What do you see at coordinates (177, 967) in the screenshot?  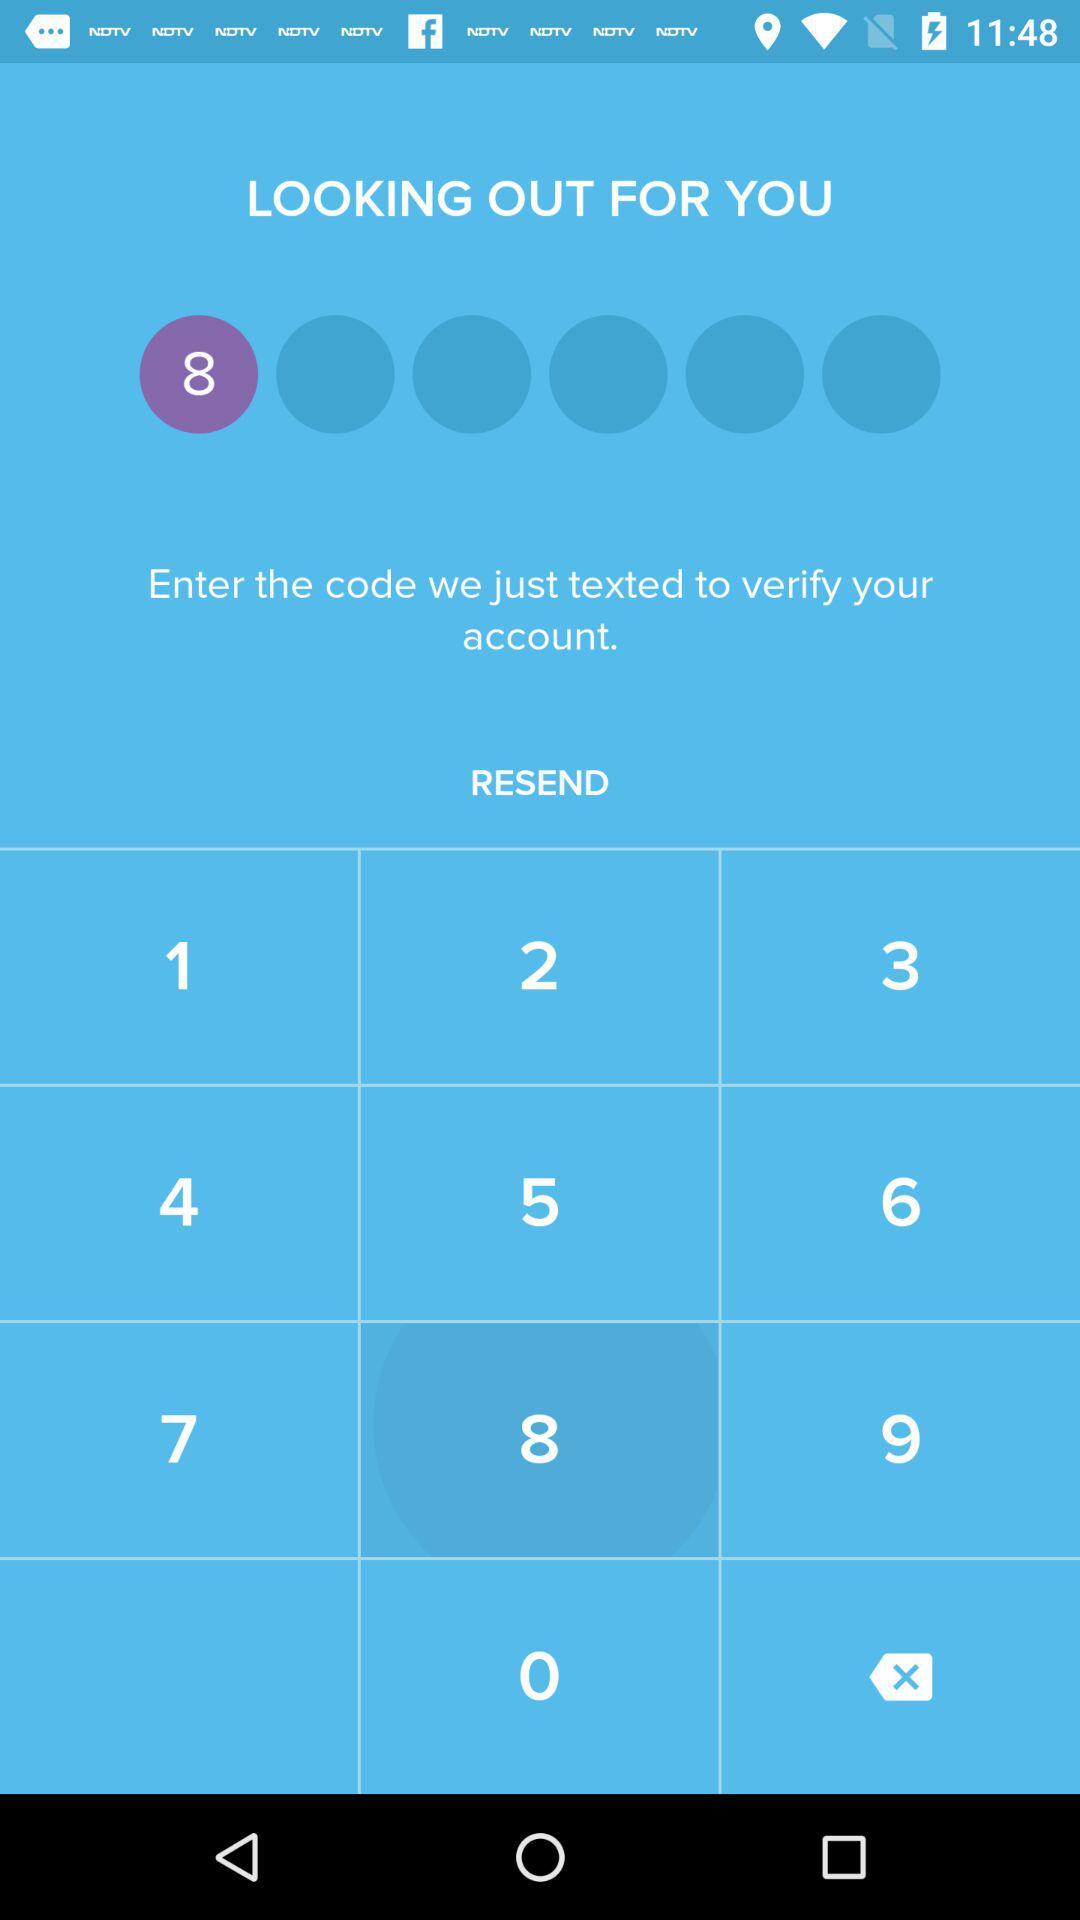 I see `the 1 item` at bounding box center [177, 967].